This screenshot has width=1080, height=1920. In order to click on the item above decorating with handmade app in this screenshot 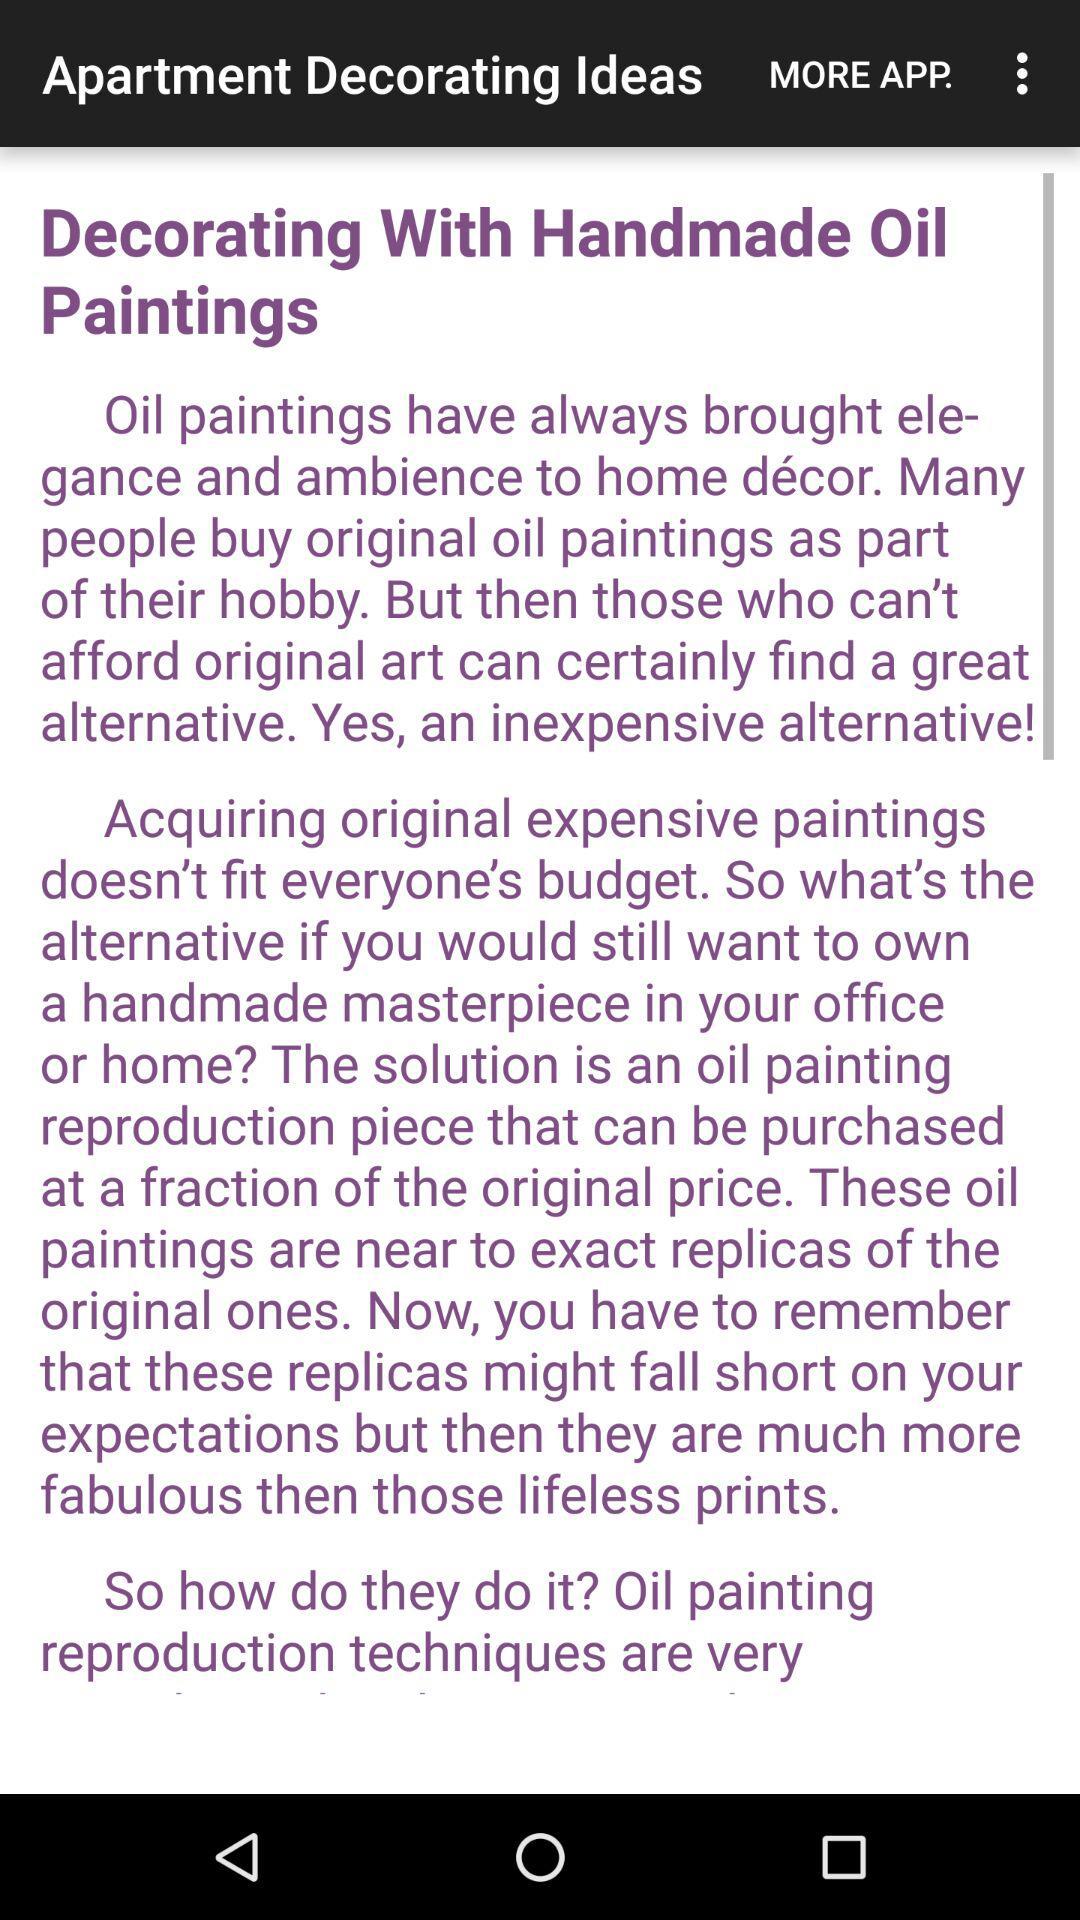, I will do `click(1027, 73)`.